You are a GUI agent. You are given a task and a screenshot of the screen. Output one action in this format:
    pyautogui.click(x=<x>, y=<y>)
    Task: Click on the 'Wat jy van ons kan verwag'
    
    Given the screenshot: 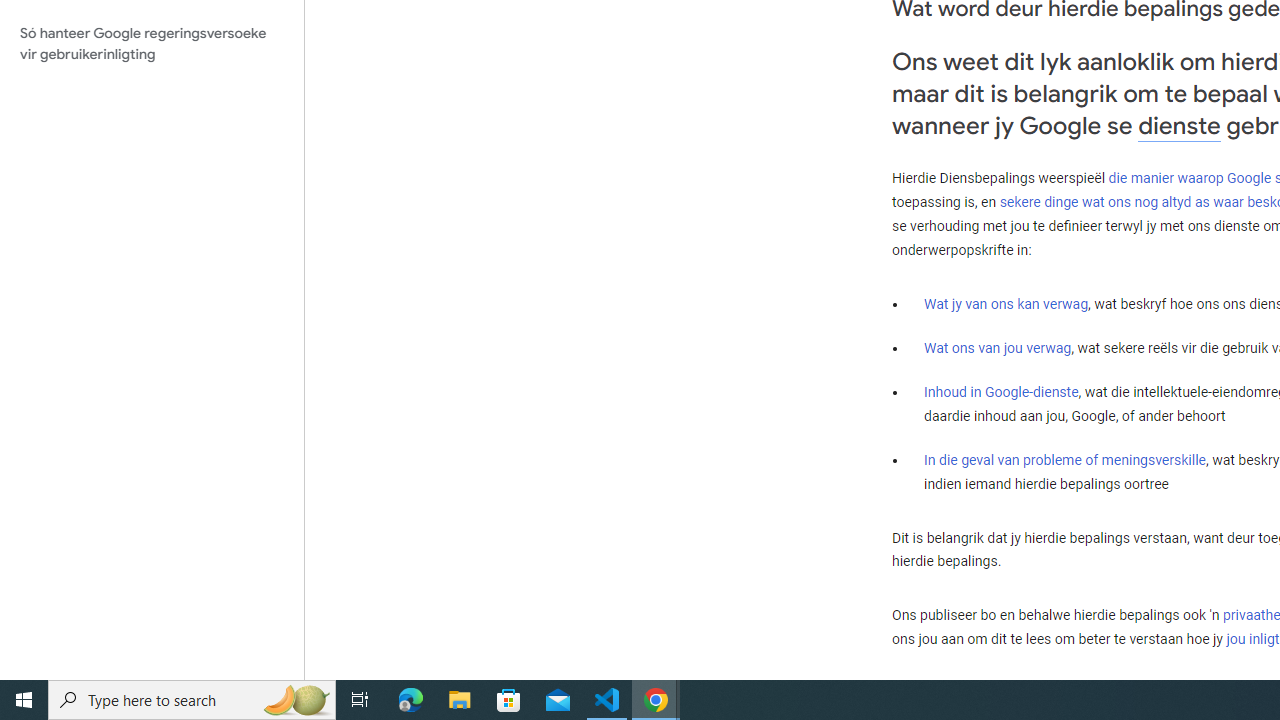 What is the action you would take?
    pyautogui.click(x=1006, y=304)
    